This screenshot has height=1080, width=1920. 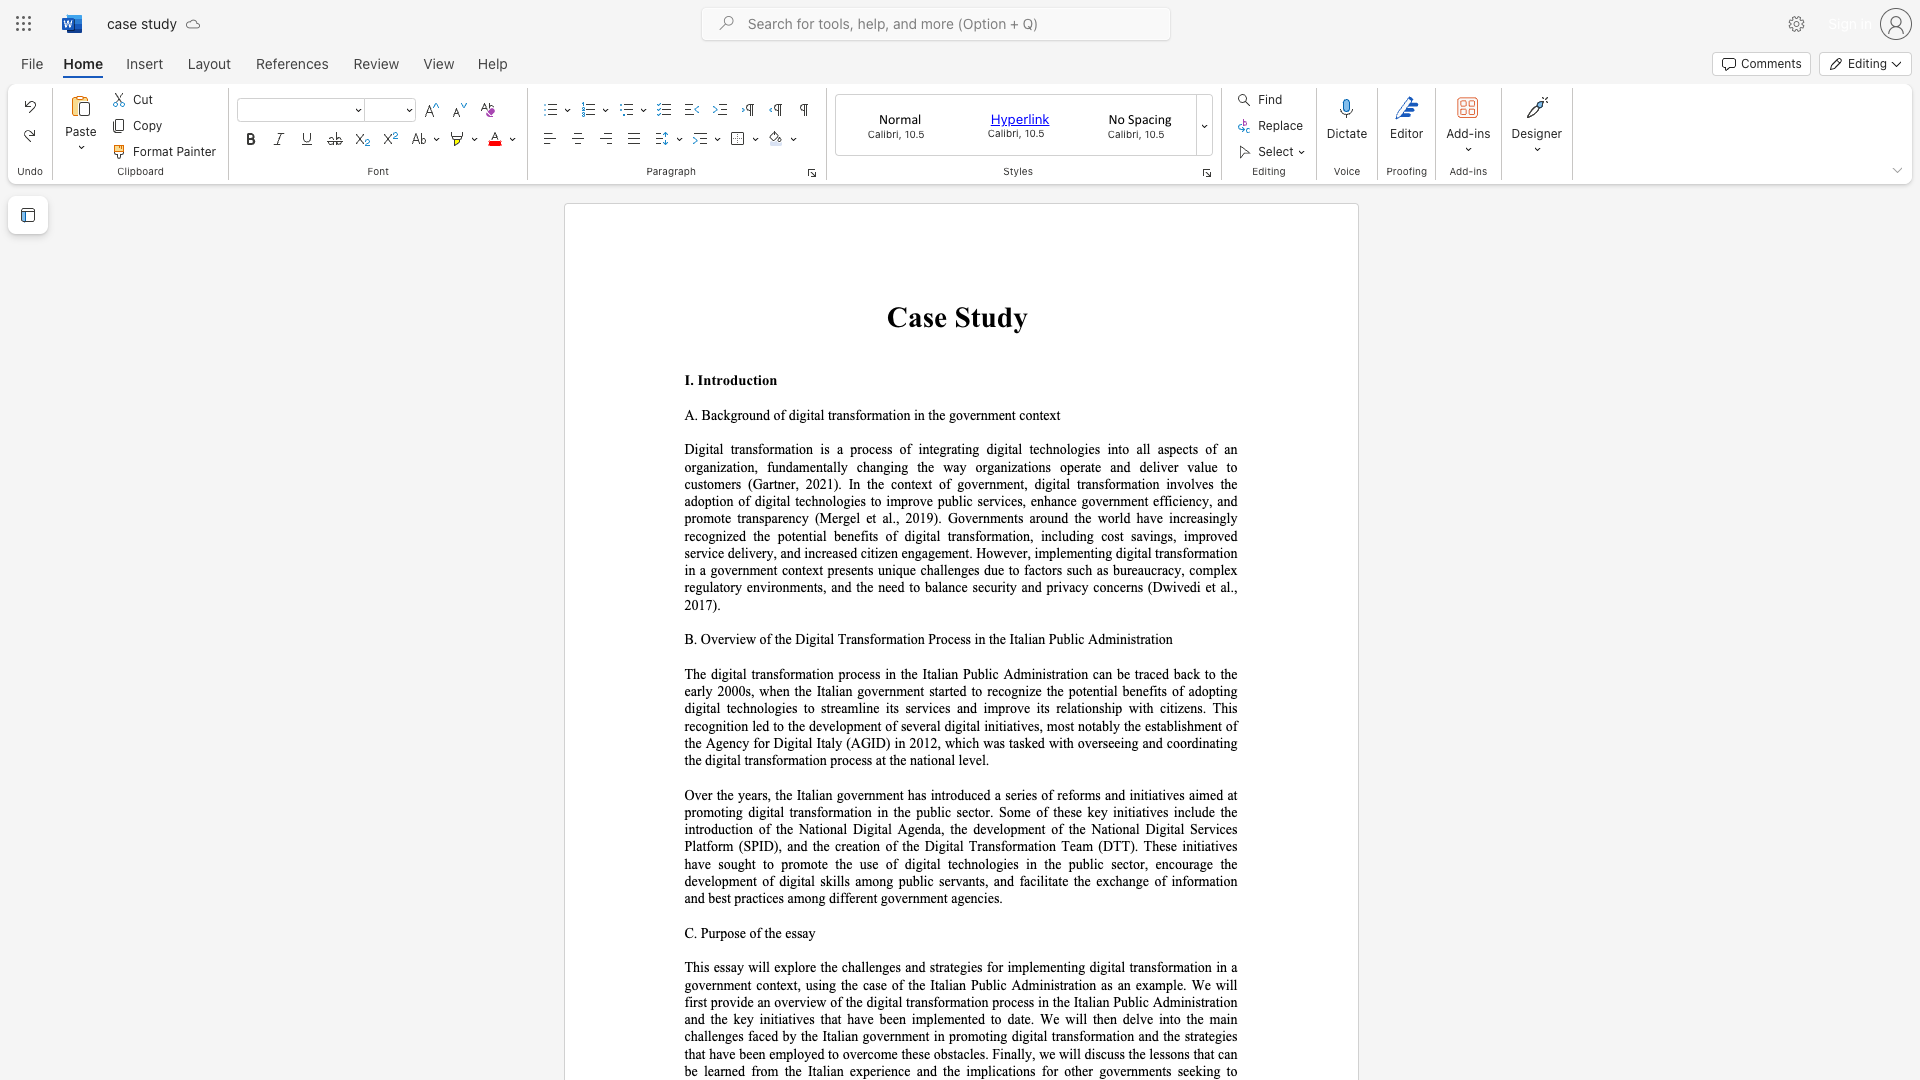 I want to click on the subset text "Public Adm" within the text "B. Overview of the Digital Transformation Process in the Italian Public Administration", so click(x=1047, y=639).